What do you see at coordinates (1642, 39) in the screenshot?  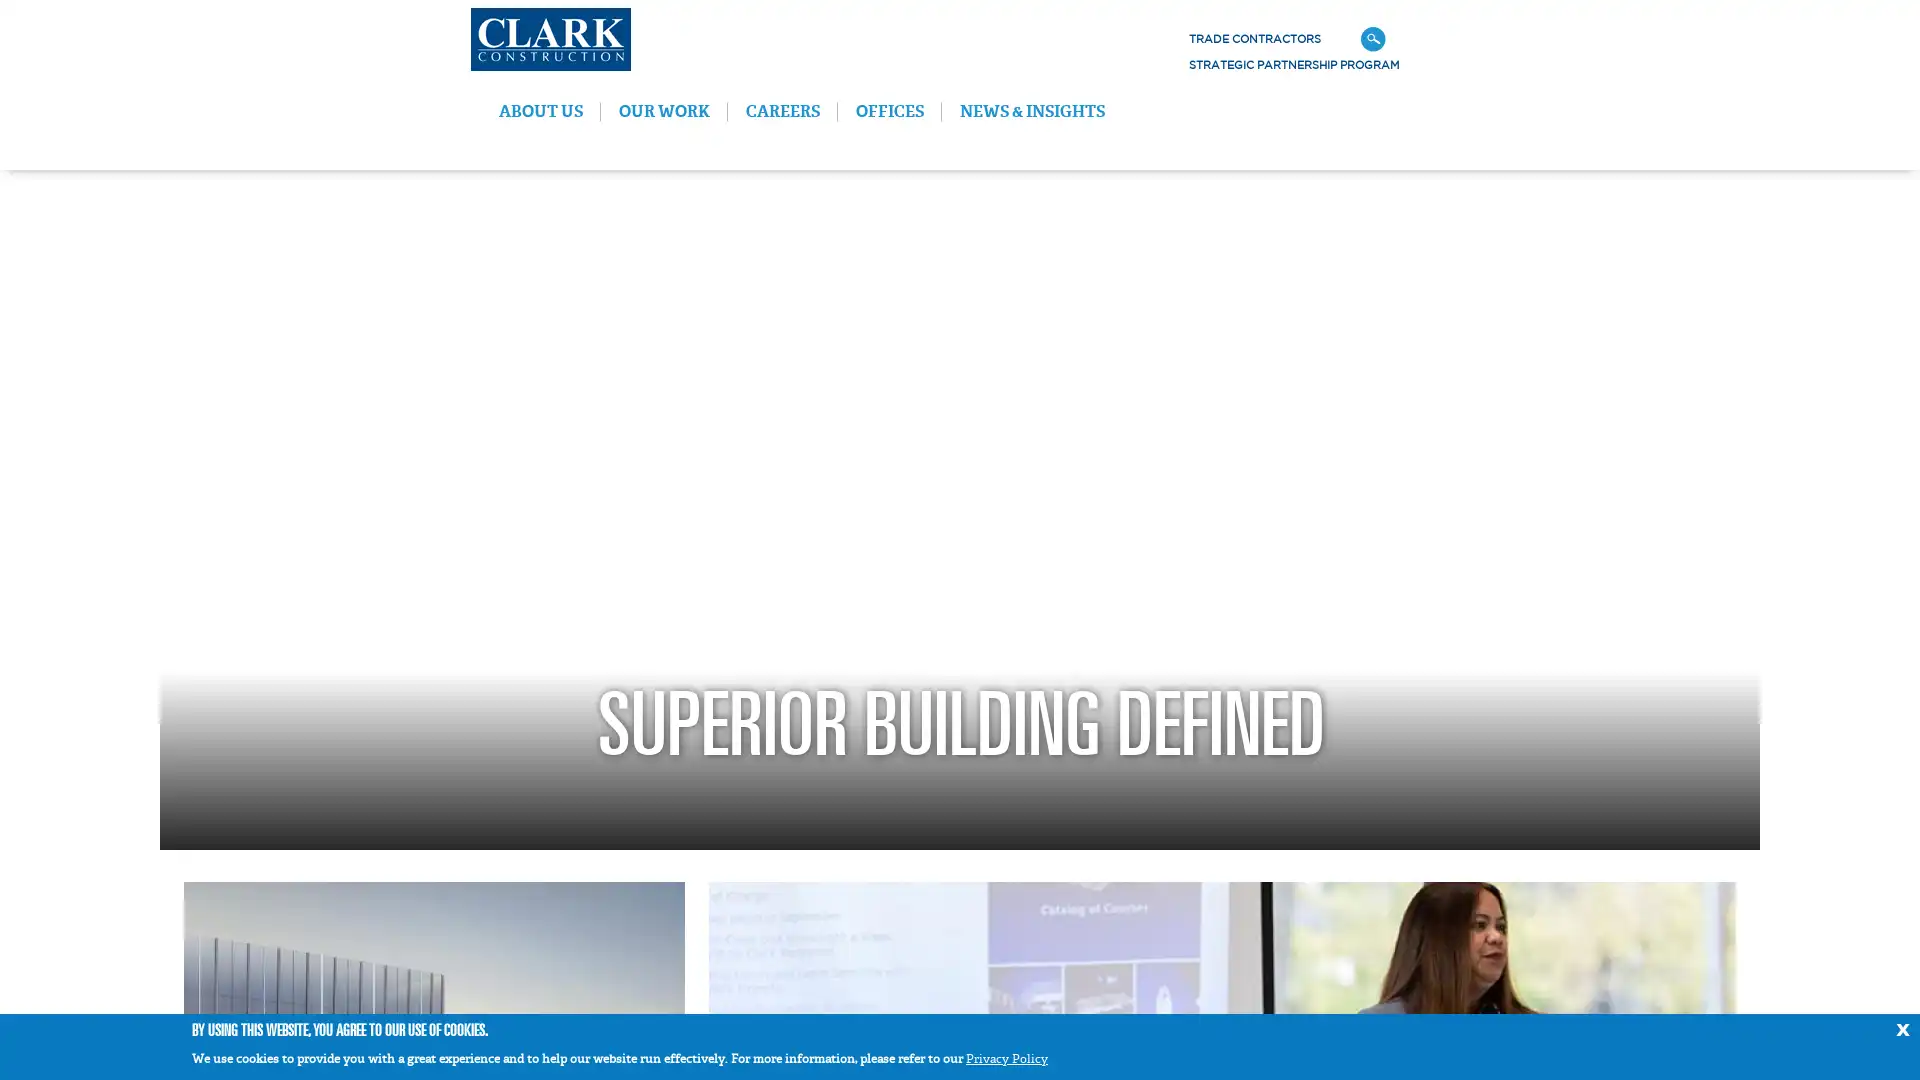 I see `Search` at bounding box center [1642, 39].